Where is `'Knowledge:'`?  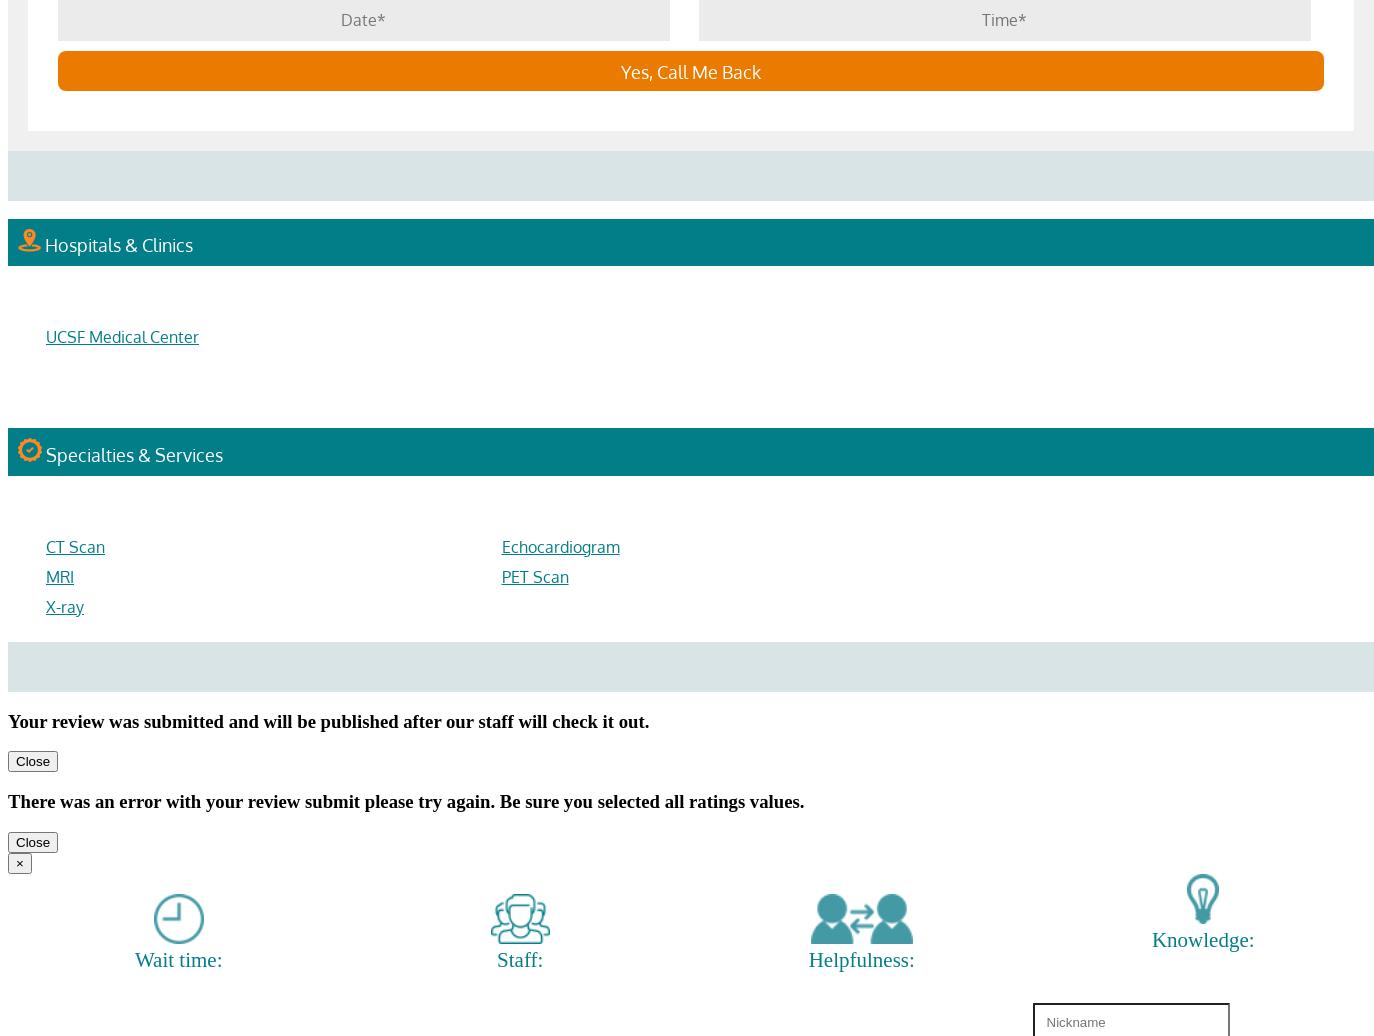
'Knowledge:' is located at coordinates (1202, 939).